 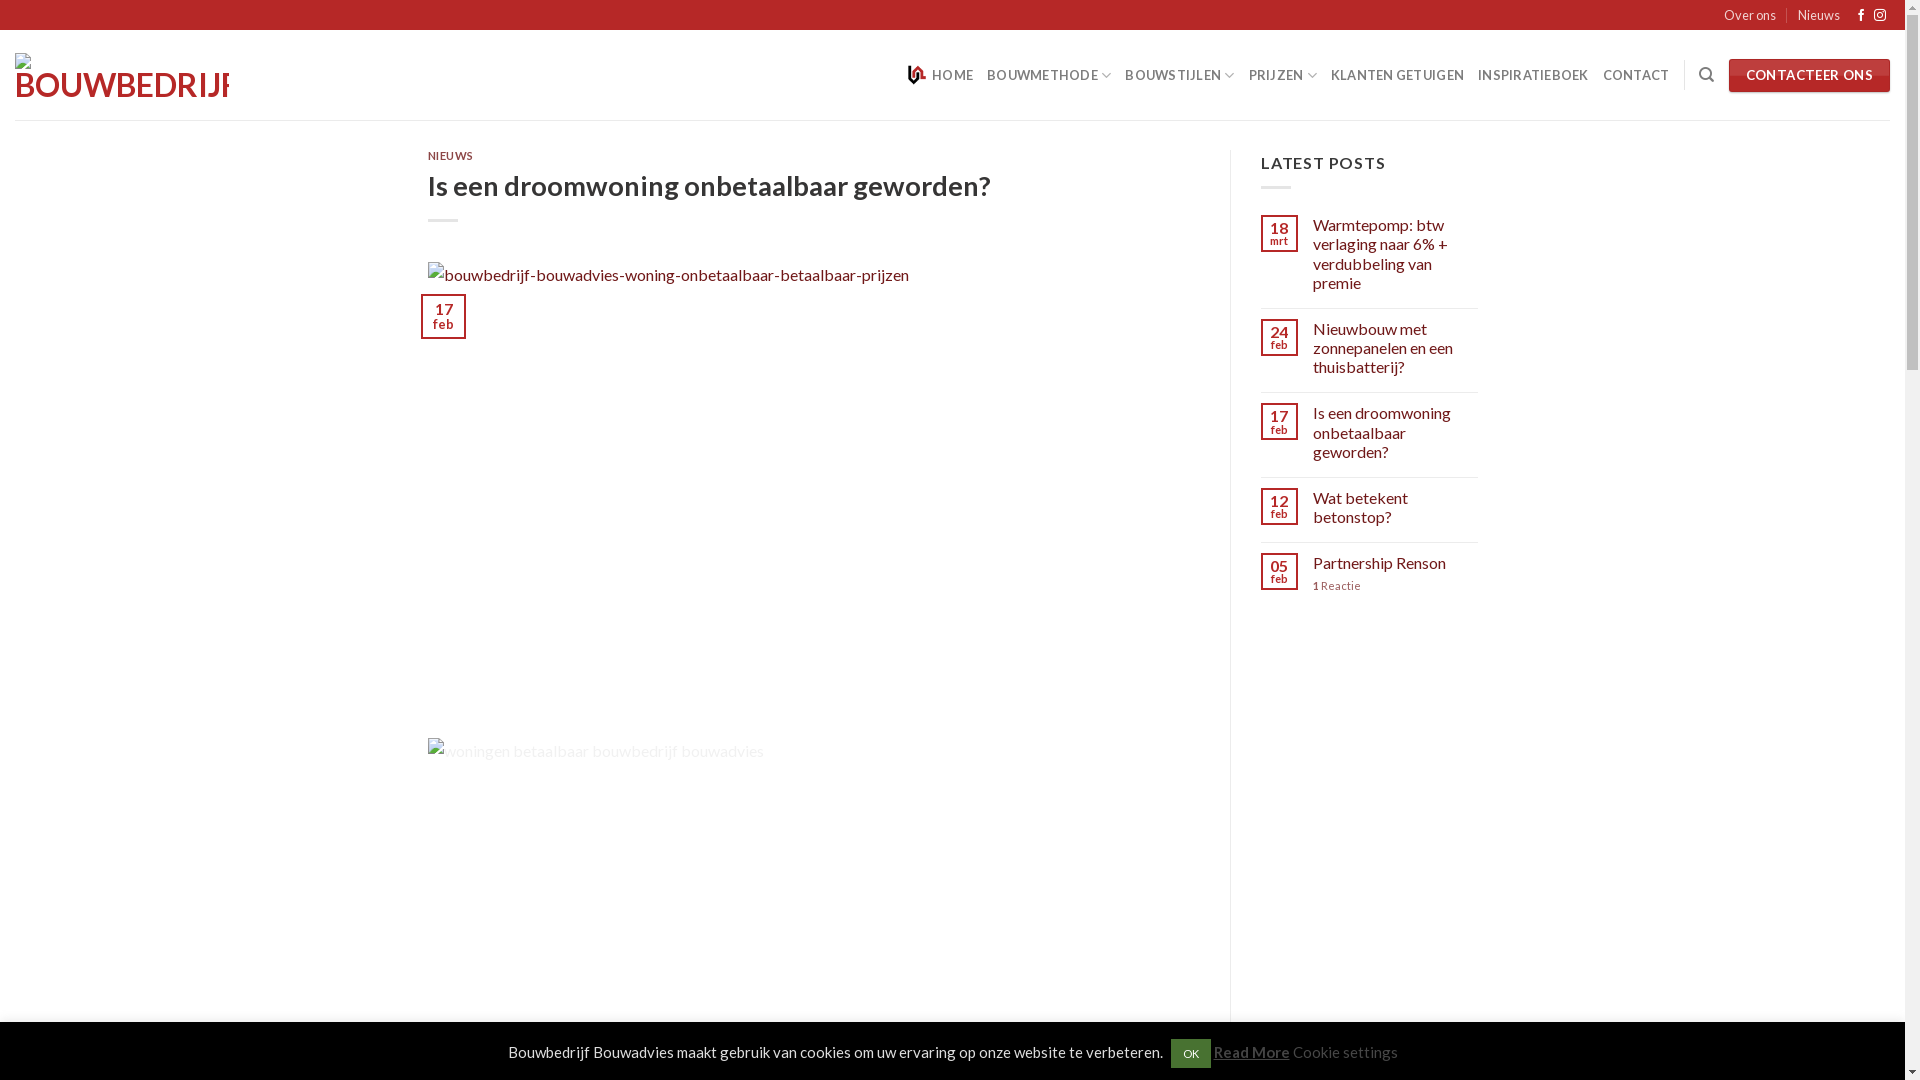 What do you see at coordinates (1879, 15) in the screenshot?
I see `'Volg ons op Instagram'` at bounding box center [1879, 15].